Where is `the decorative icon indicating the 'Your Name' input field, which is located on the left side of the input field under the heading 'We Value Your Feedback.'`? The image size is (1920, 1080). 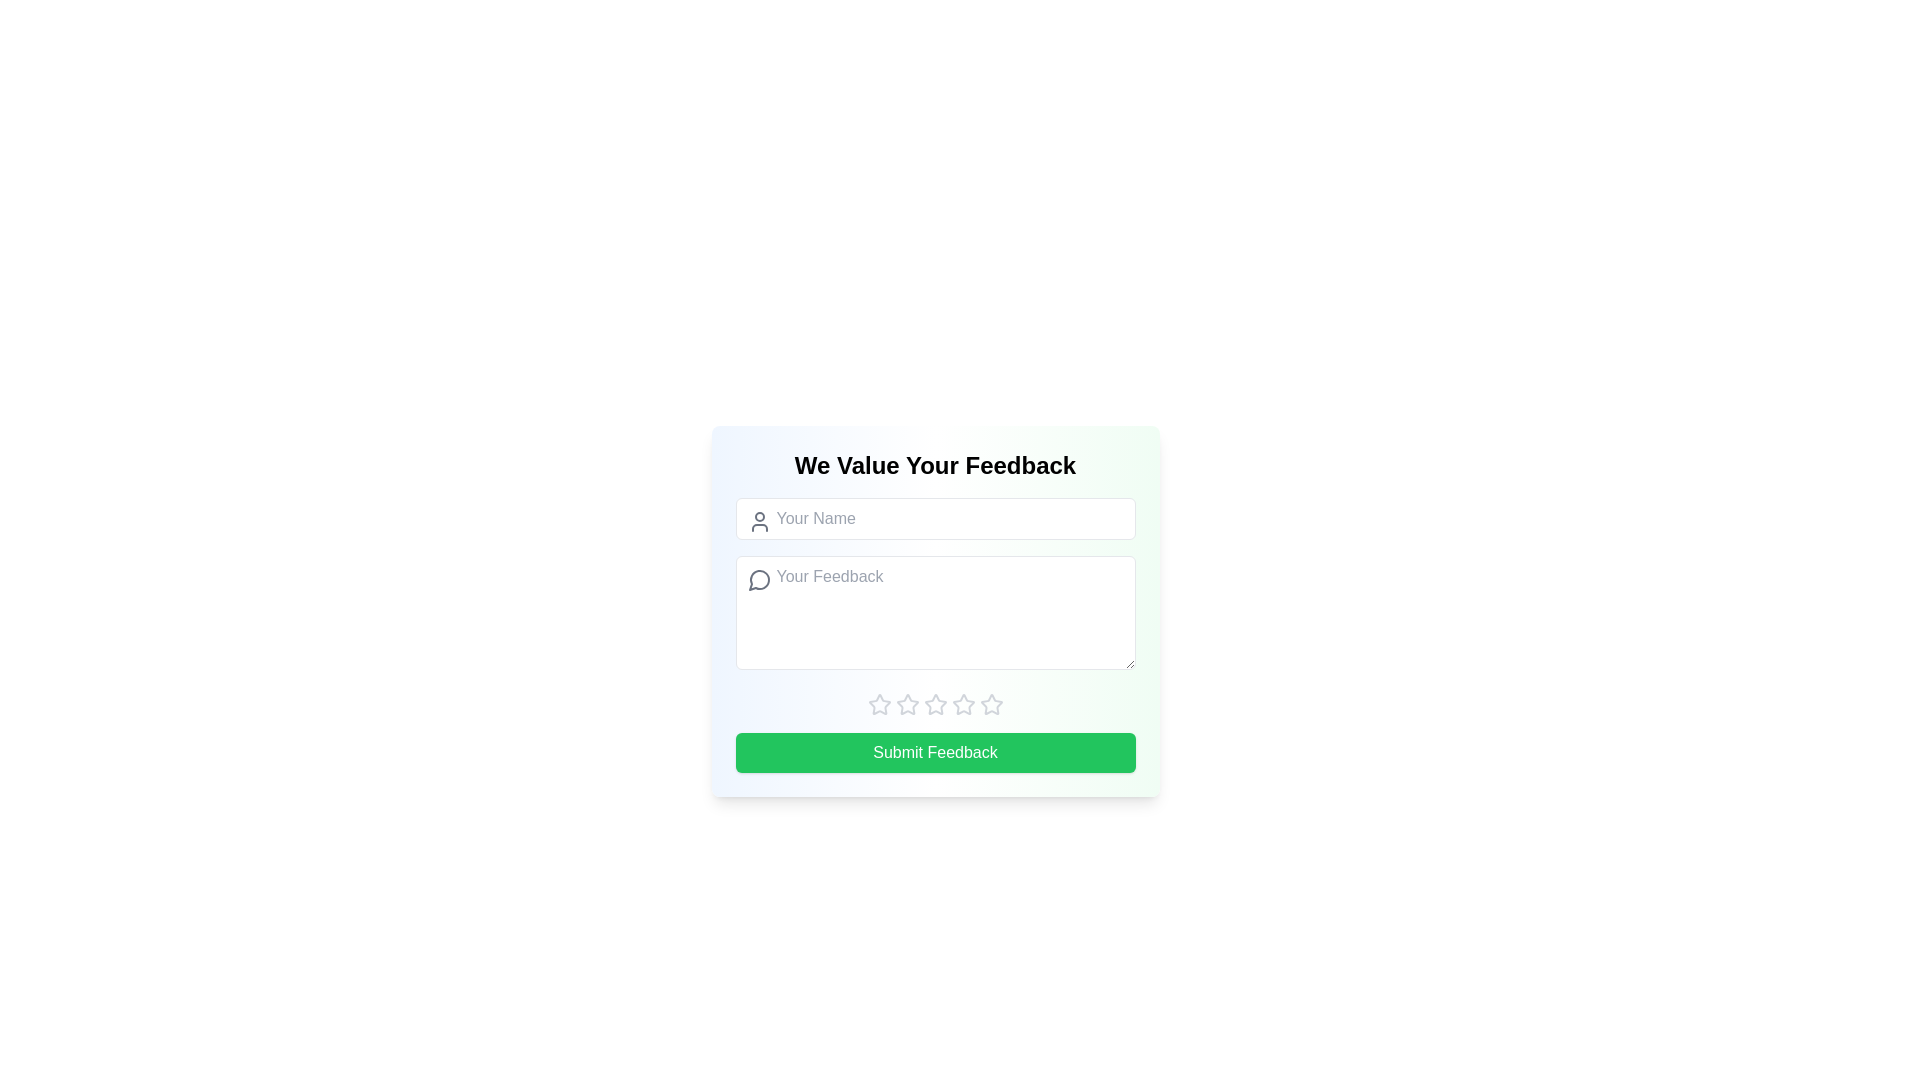 the decorative icon indicating the 'Your Name' input field, which is located on the left side of the input field under the heading 'We Value Your Feedback.' is located at coordinates (758, 520).